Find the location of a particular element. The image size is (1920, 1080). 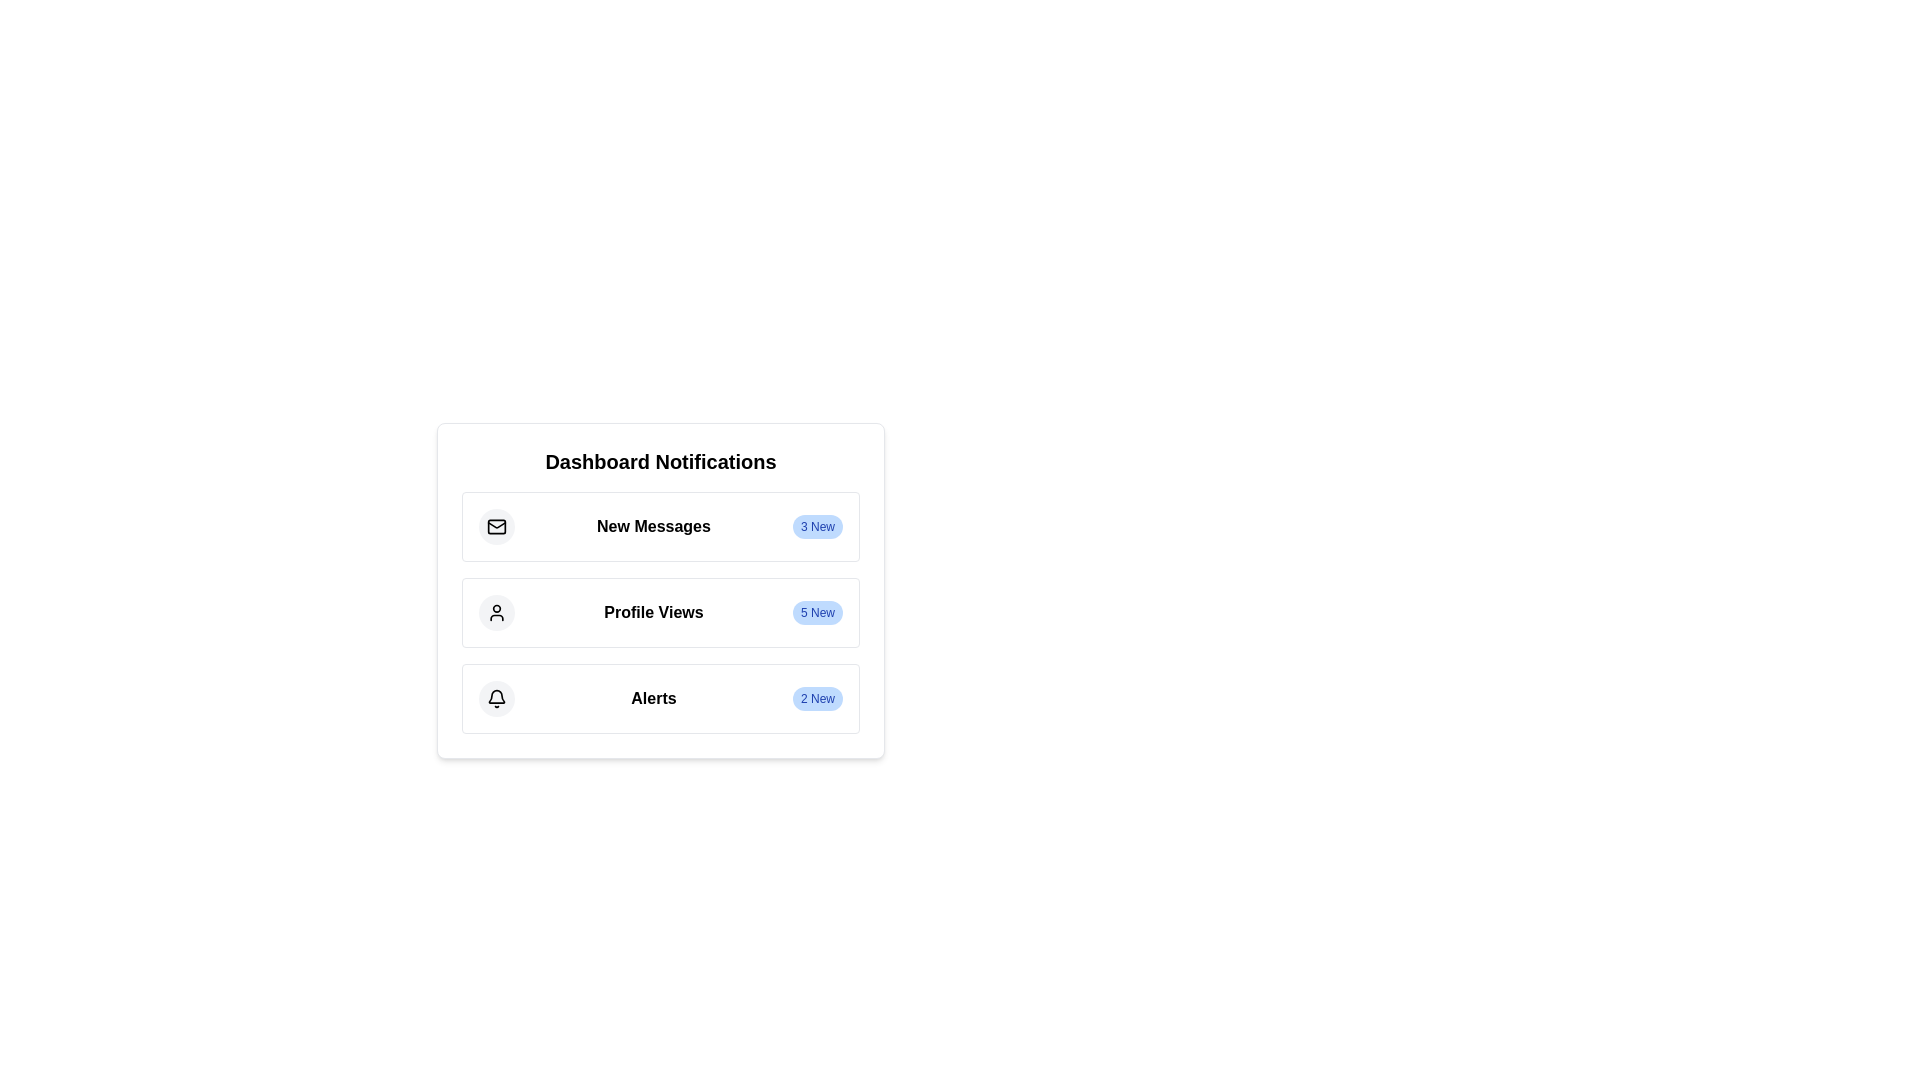

the text label for the notification category 'Alerts' is located at coordinates (653, 697).